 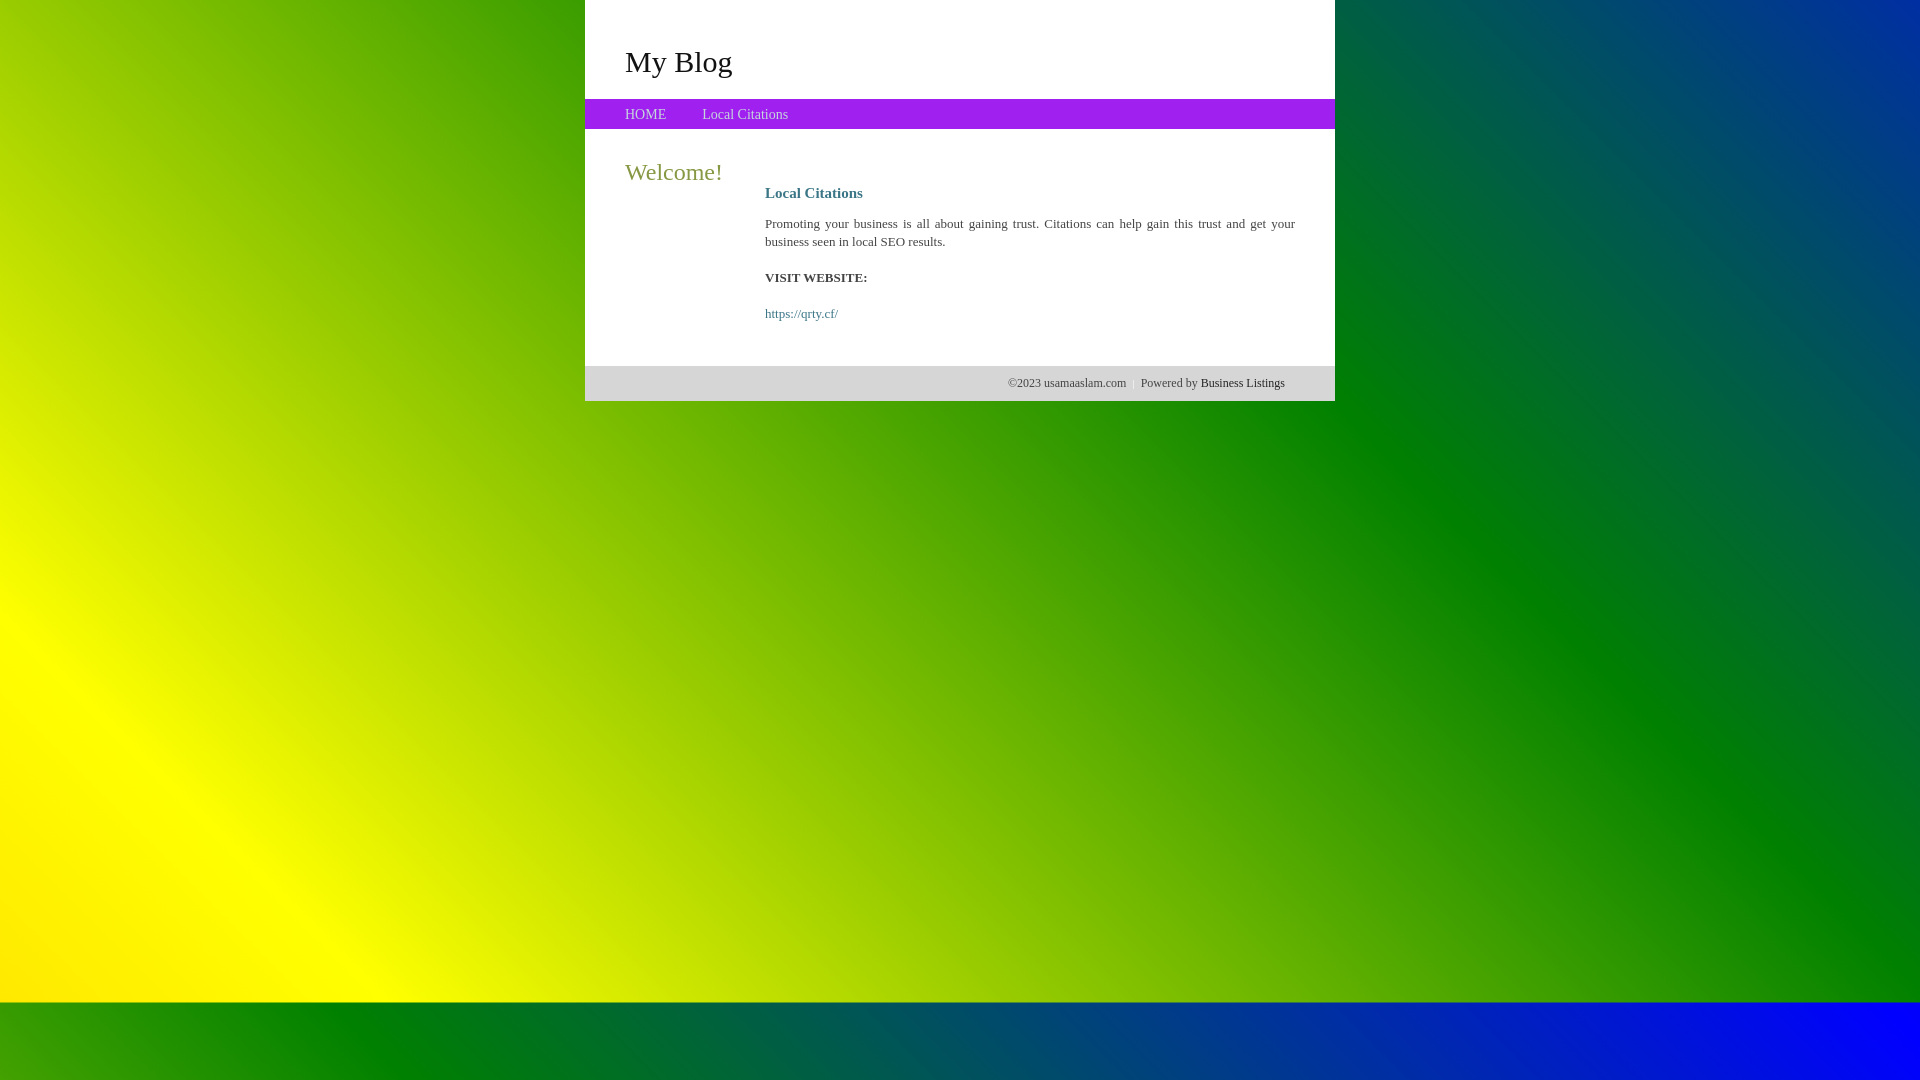 I want to click on 'HOME', so click(x=645, y=114).